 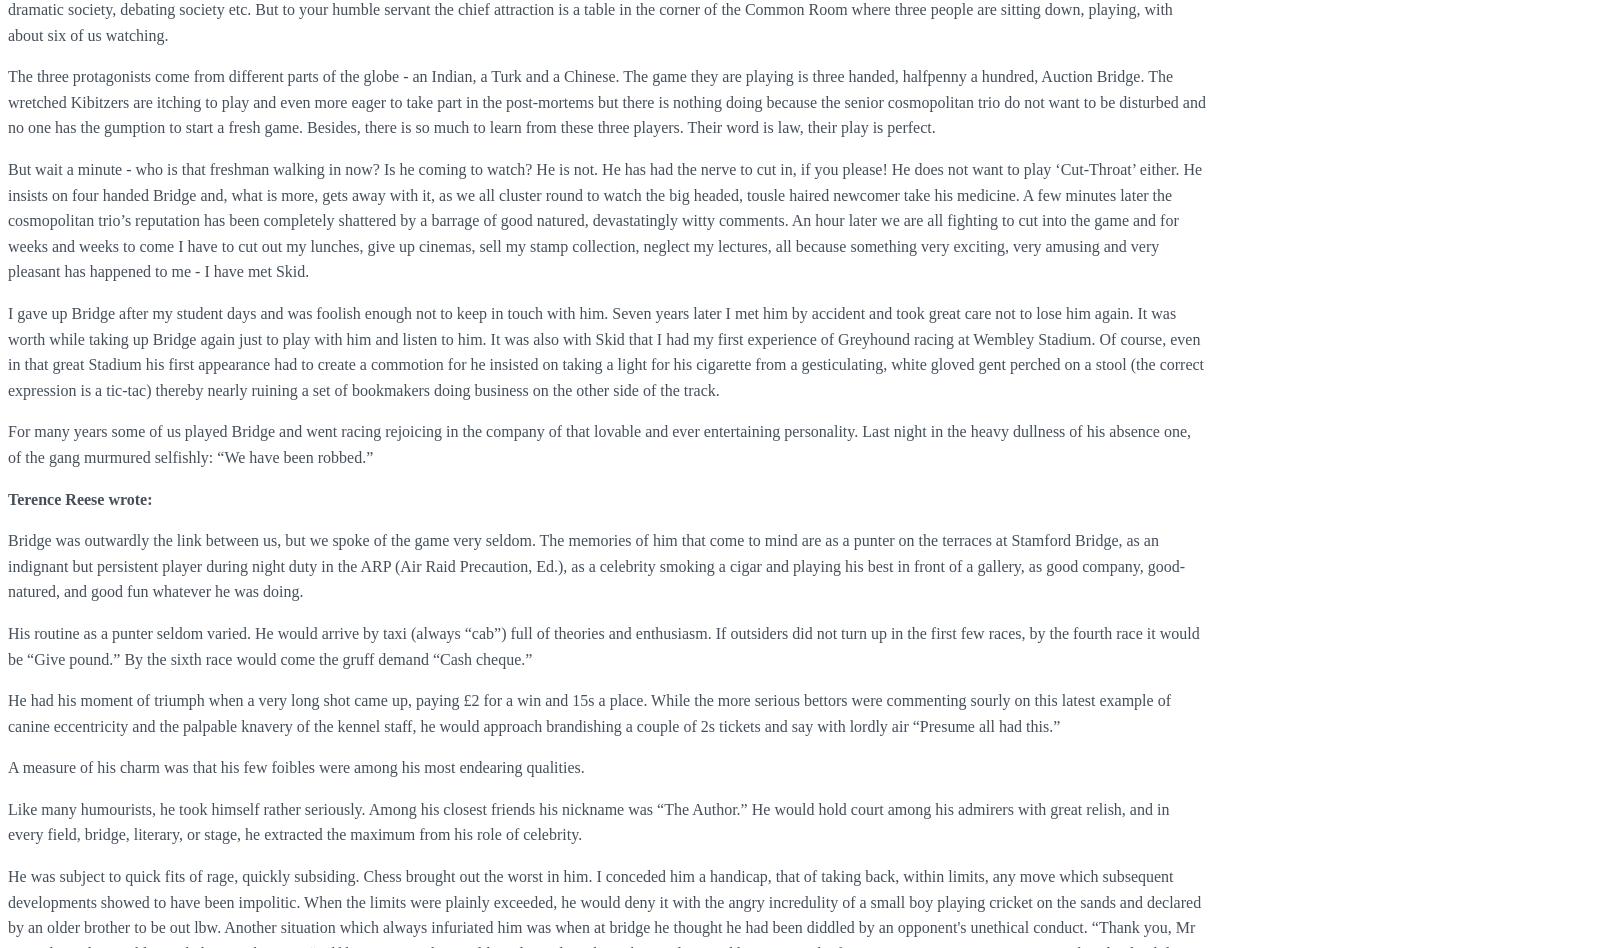 I want to click on 'I gave up Bridge after my student days and was foolish enough not to keep in touch with him.  Seven years later I met him by accident and took great care not to lose him again.  It was worth while taking up Bridge again just to play with him and listen to him.  It was also with Skid that I had my first experience of Greyhound racing at Wembley Stadium.  Of course, even in that great Stadium his first appearance had to create a commotion for he insisted on taking a light for his cigarette from a gesticulating, white gloved gent perched on a stool (the correct expression is a tic-tac) thereby nearly ruining a set of bookmakers doing business on the other side of the track.', so click(x=7, y=351).